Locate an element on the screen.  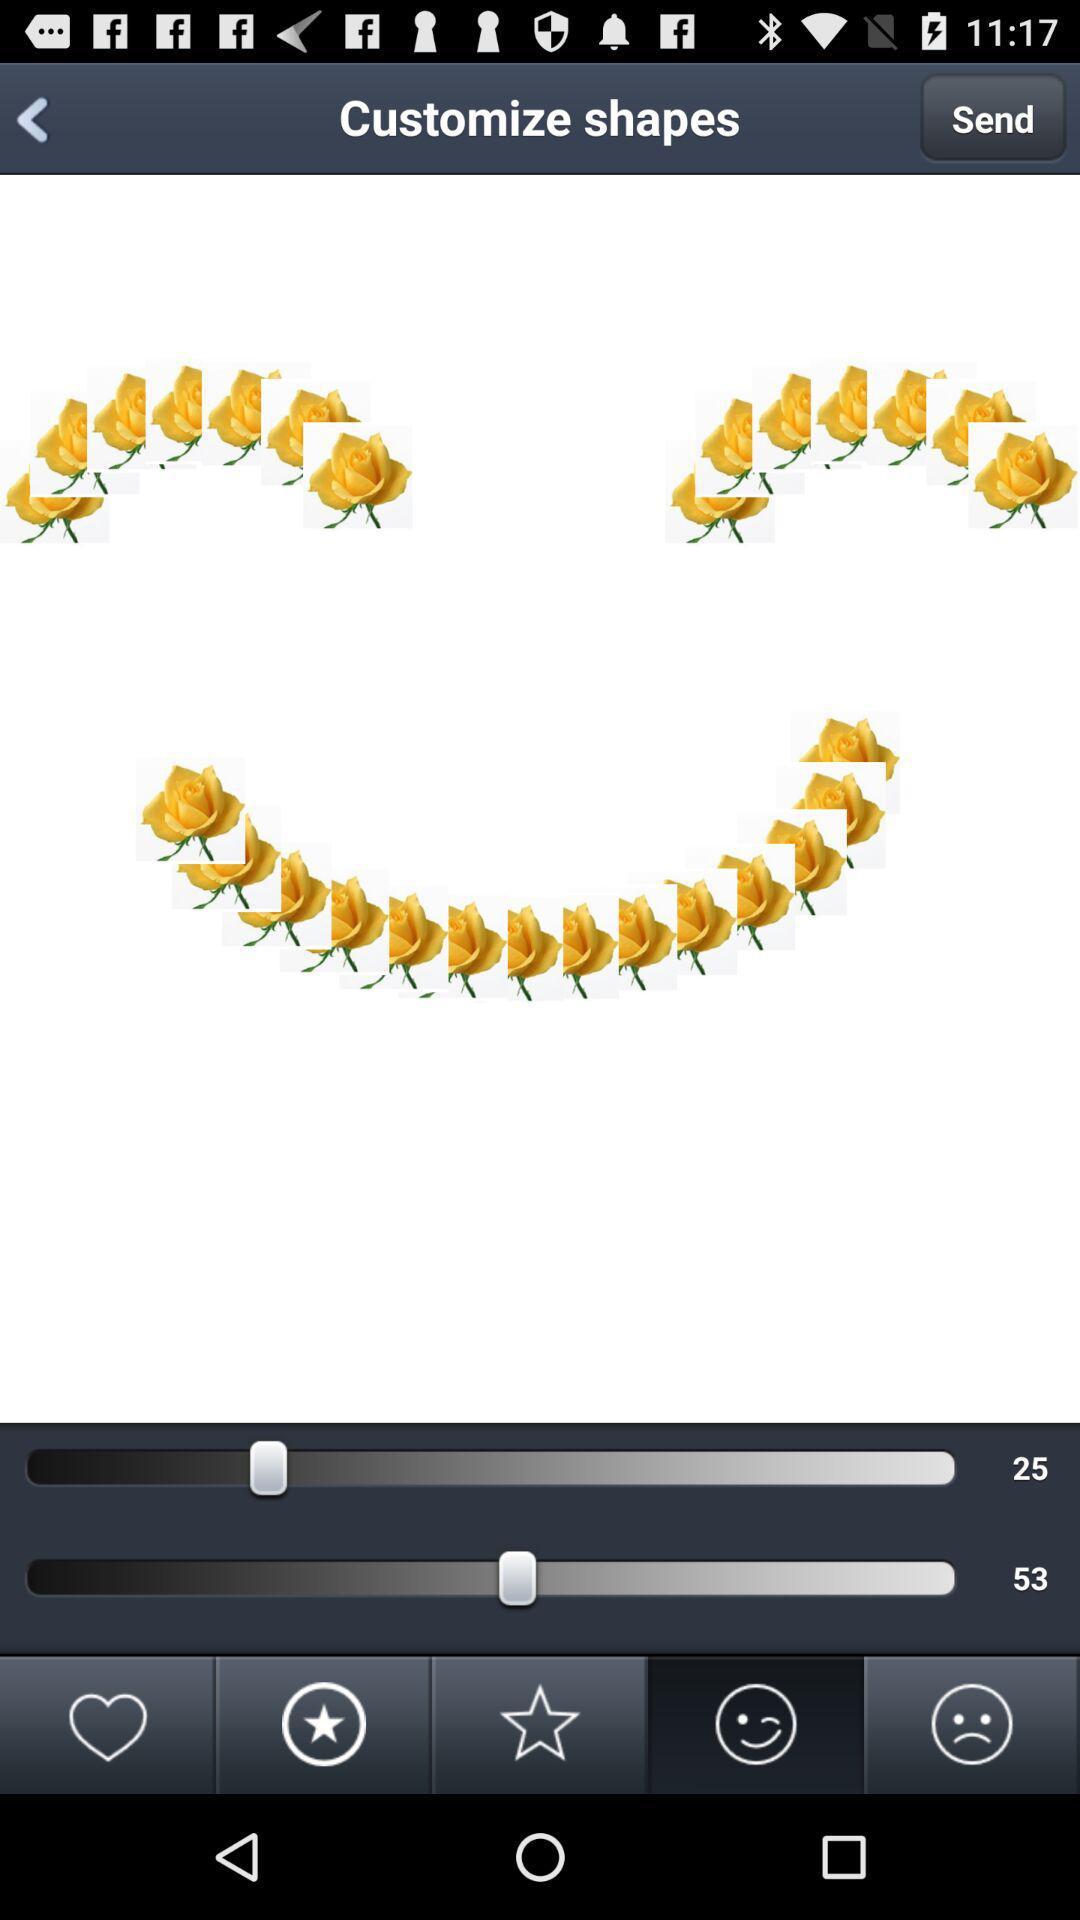
send at the top right corner is located at coordinates (993, 117).